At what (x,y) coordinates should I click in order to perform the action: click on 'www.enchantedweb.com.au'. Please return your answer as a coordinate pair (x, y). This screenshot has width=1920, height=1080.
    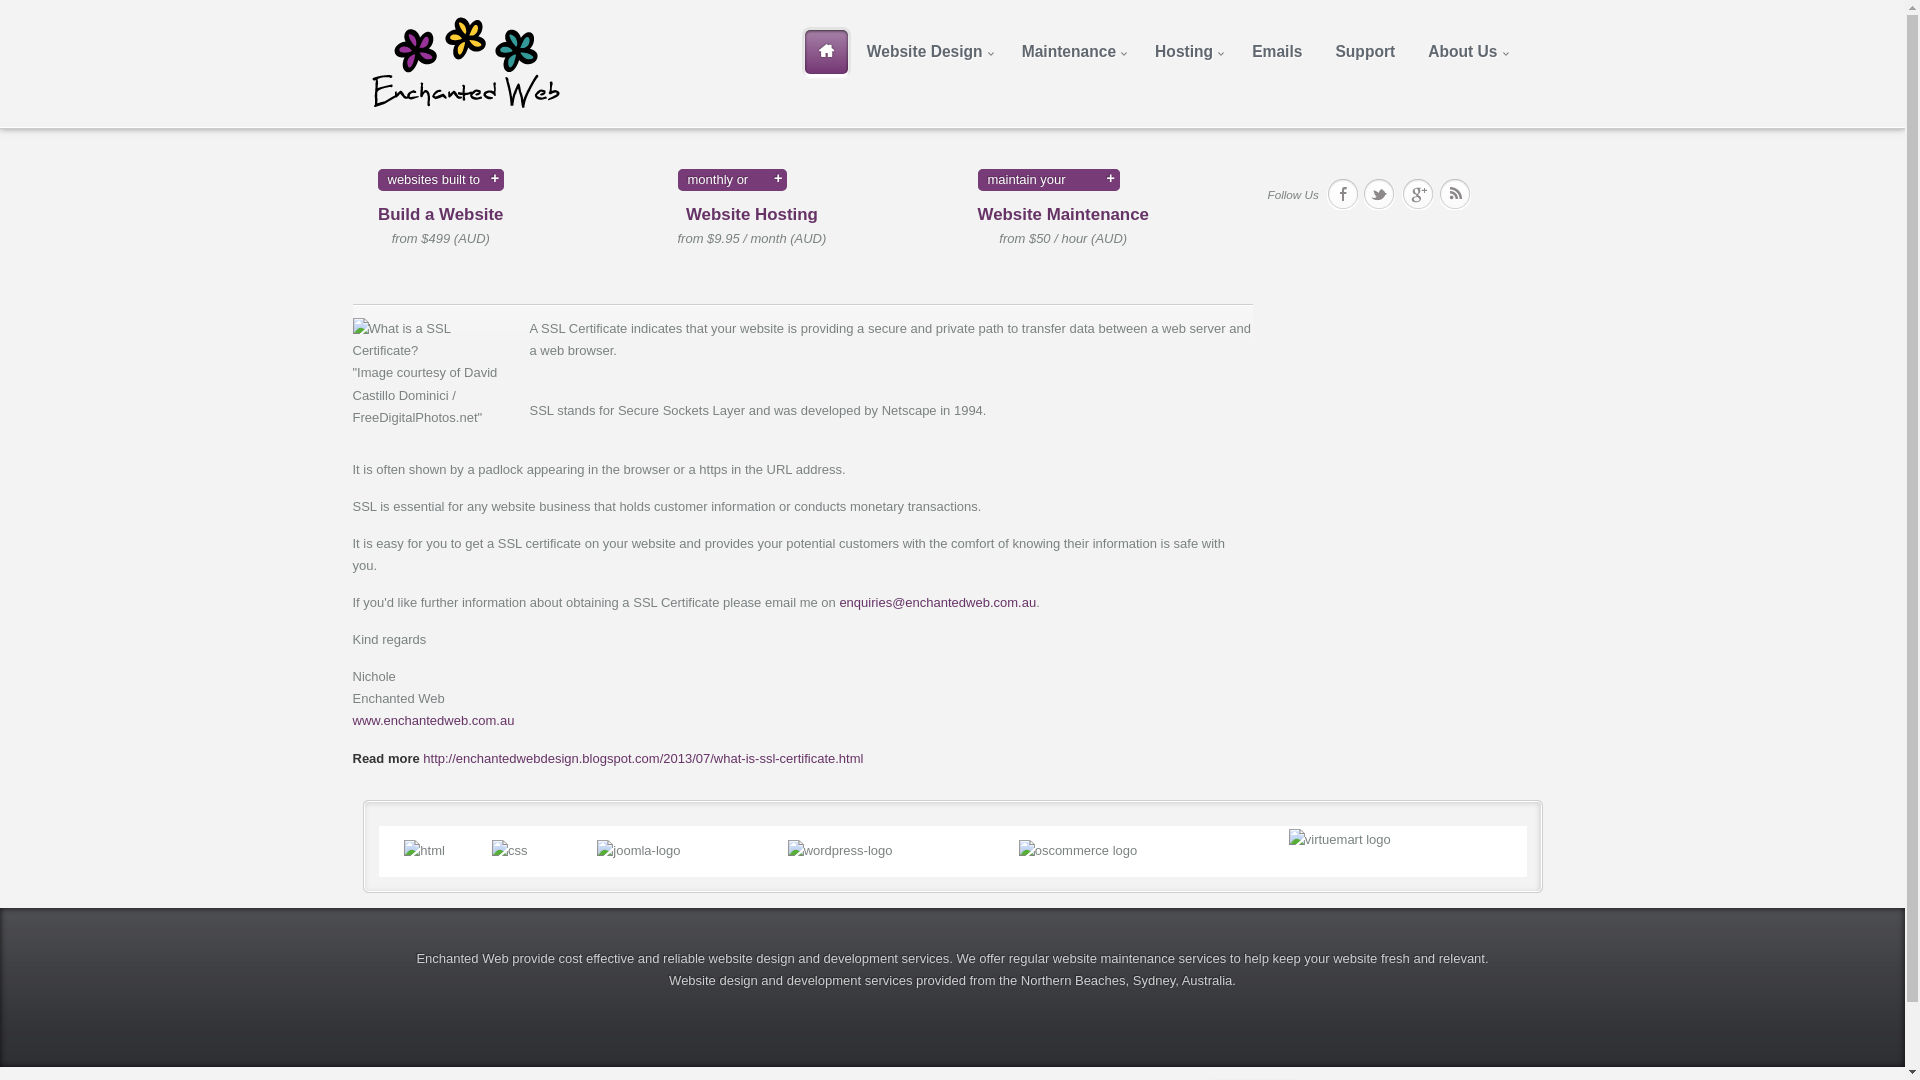
    Looking at the image, I should click on (351, 720).